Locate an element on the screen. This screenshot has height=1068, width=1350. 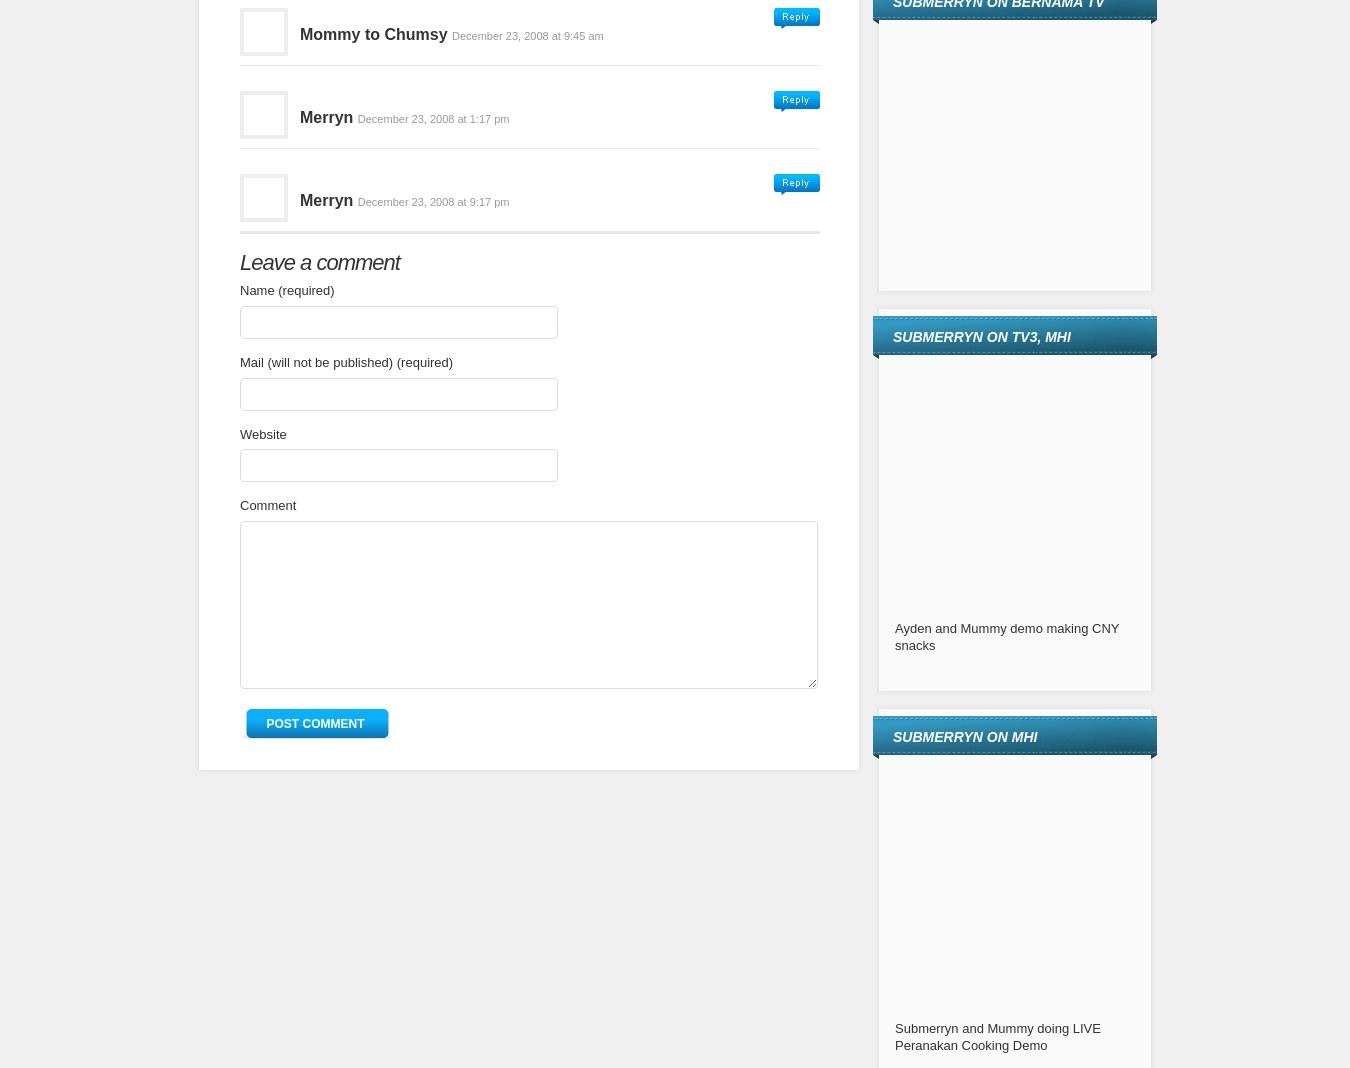
'Mail (will not be published) (required)' is located at coordinates (346, 360).